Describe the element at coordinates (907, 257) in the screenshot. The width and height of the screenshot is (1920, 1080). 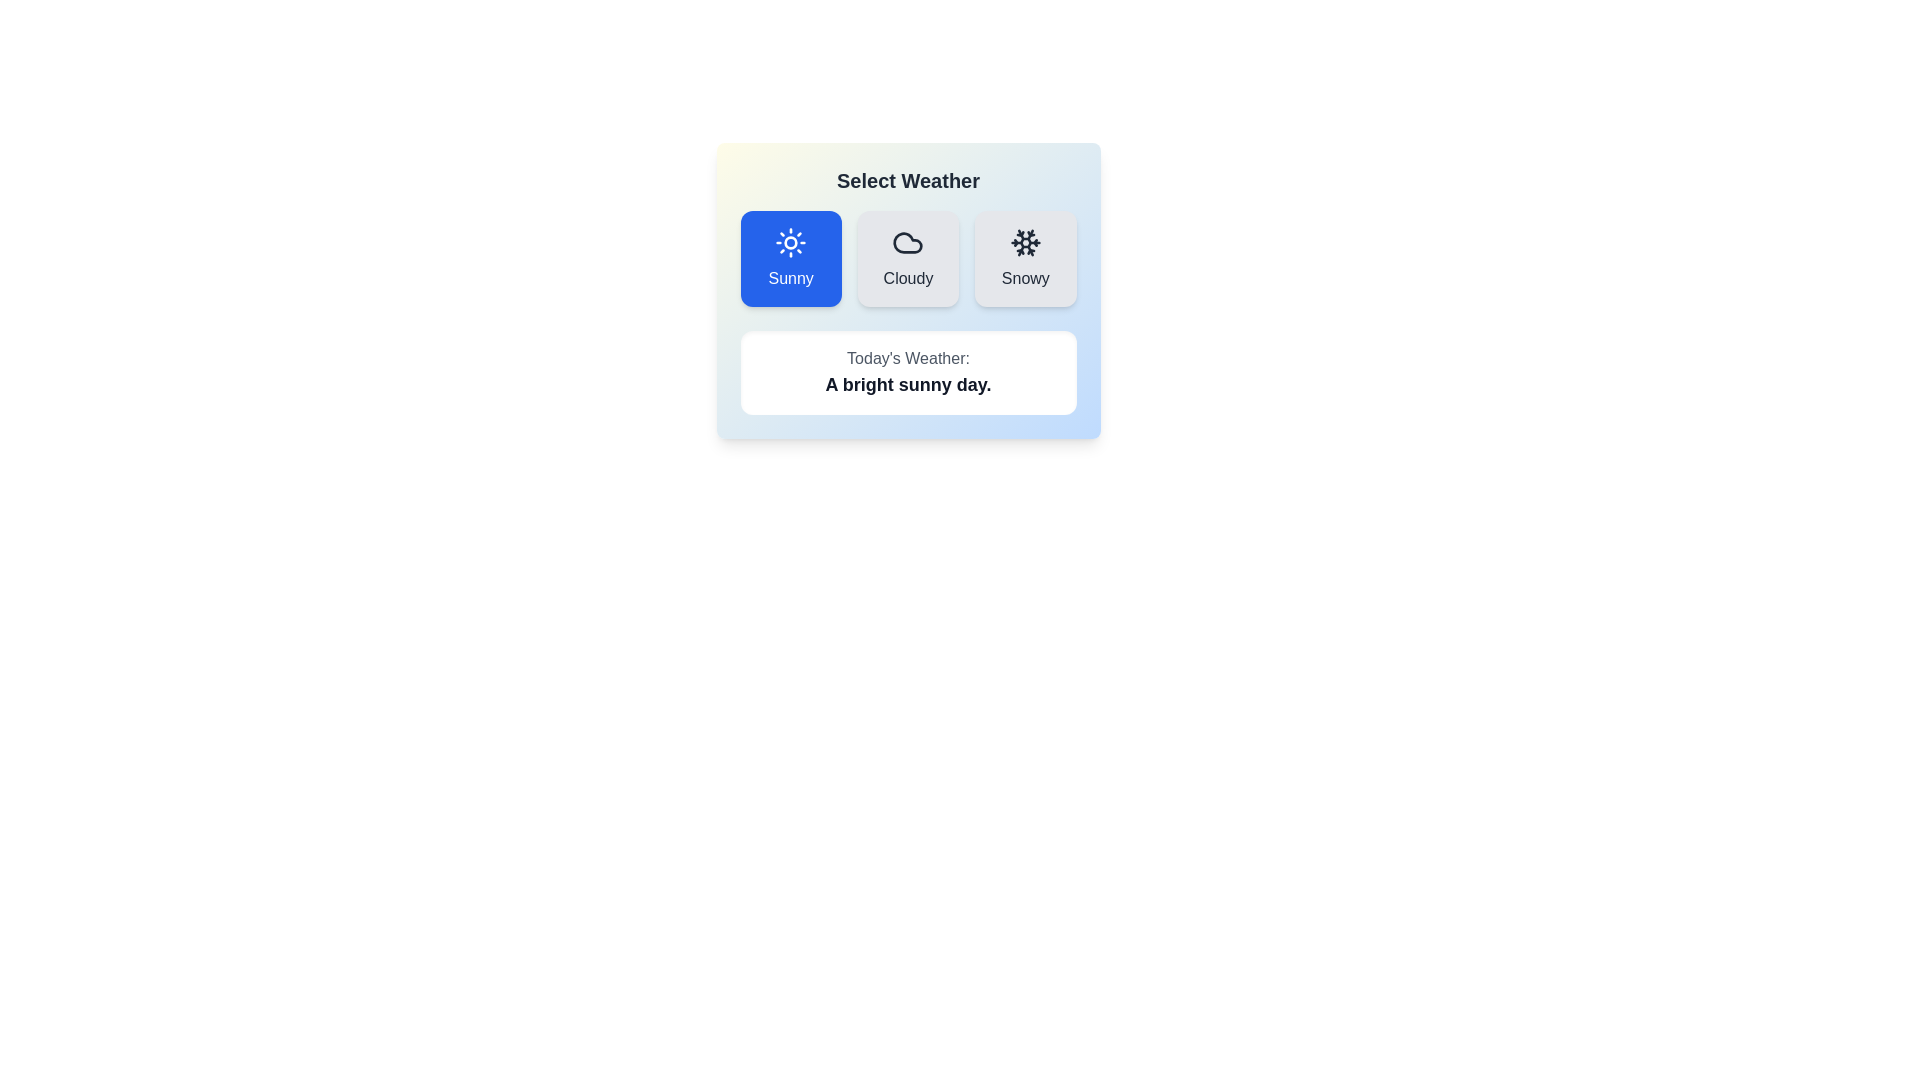
I see `the icon and label for the weather option 'Cloudy'` at that location.